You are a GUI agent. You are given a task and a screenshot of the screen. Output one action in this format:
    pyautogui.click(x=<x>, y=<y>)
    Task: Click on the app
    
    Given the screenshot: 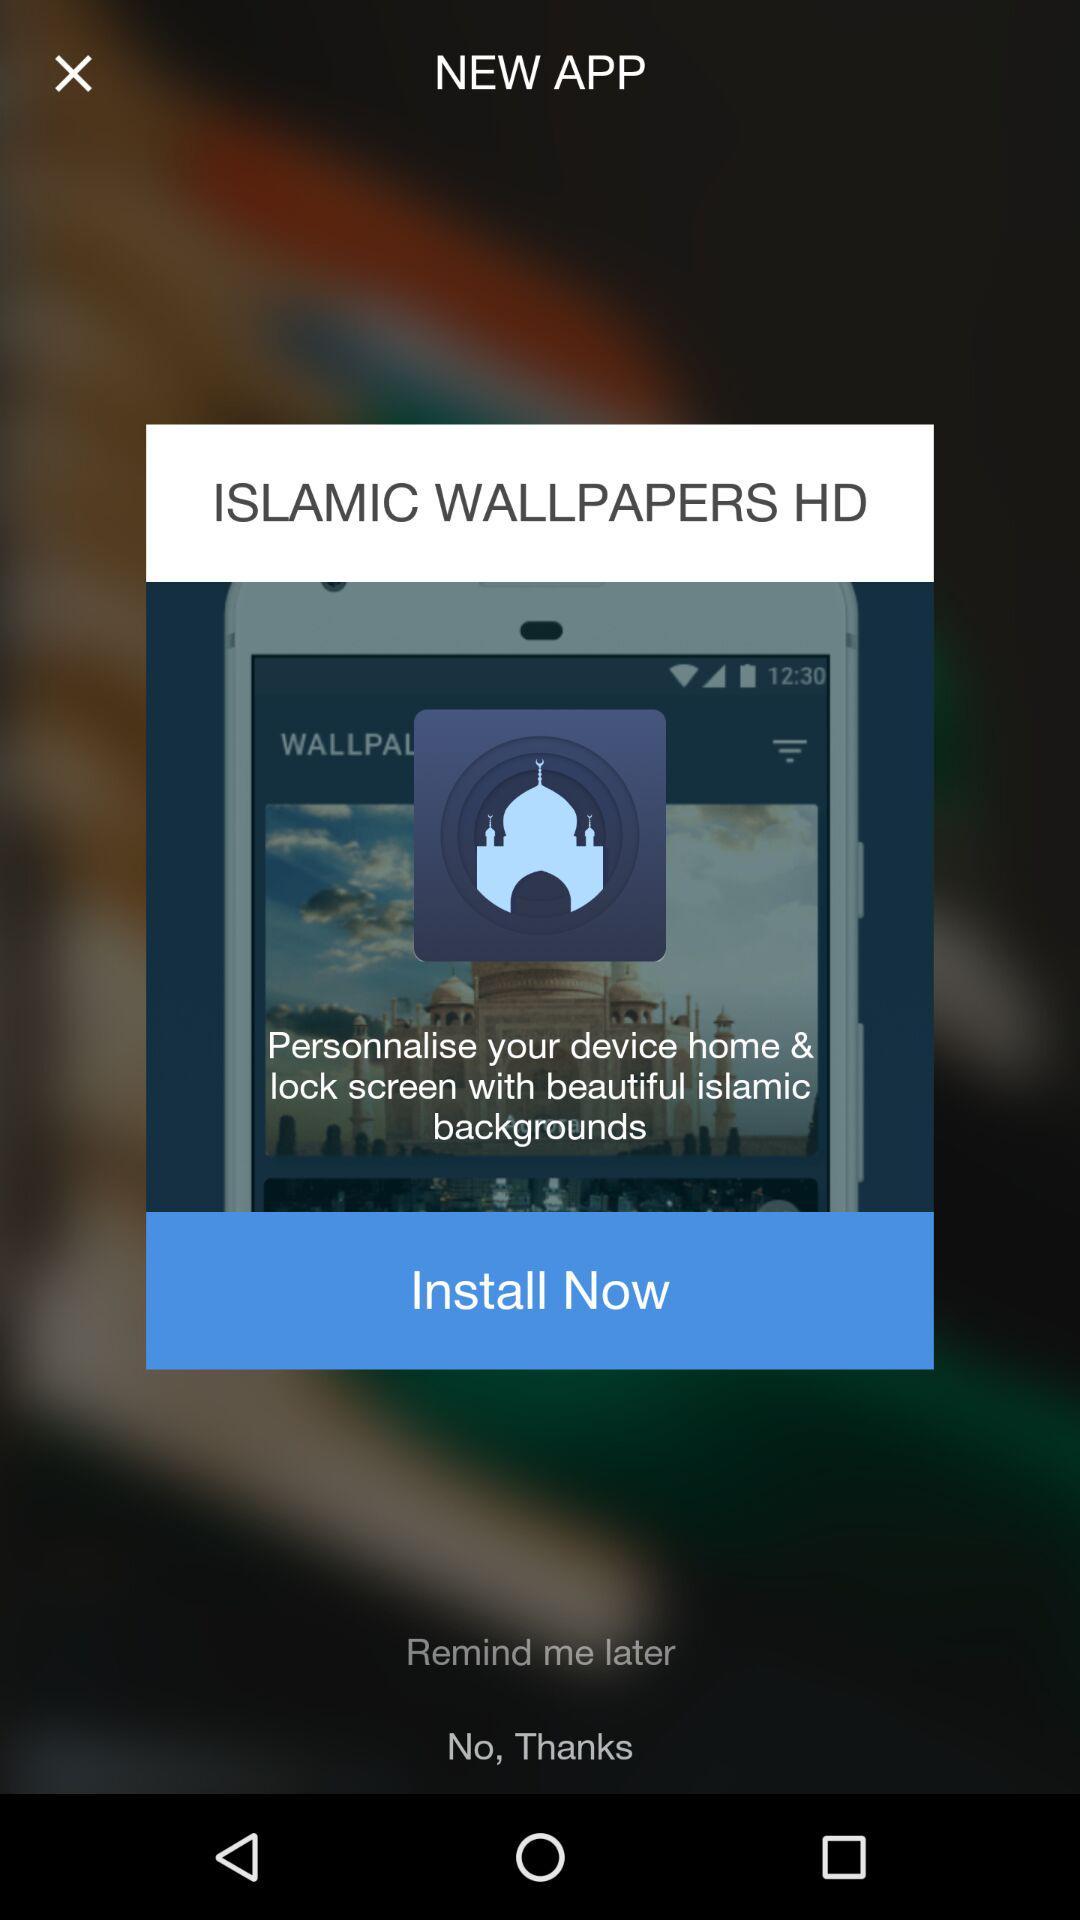 What is the action you would take?
    pyautogui.click(x=72, y=73)
    